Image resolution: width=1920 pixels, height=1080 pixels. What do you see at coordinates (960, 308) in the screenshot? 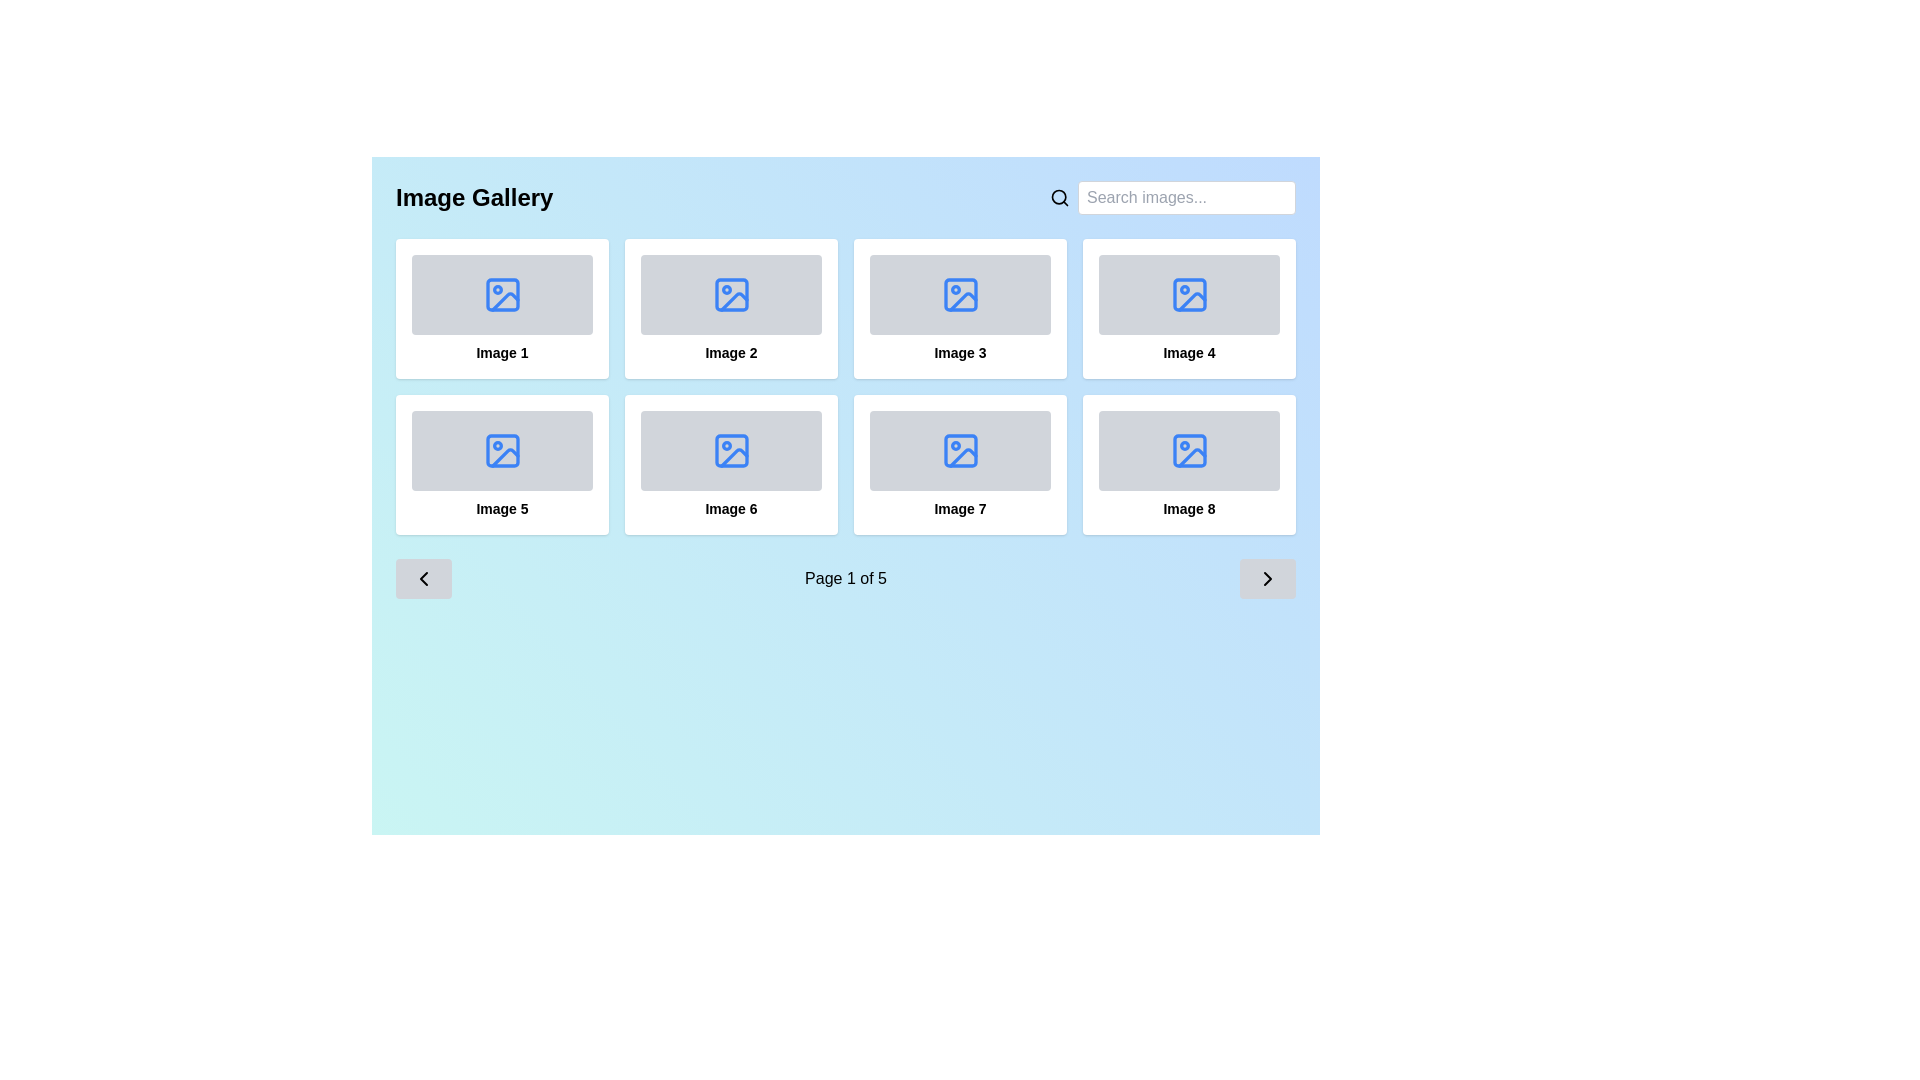
I see `the clickable card labeled 'Image 3' located in the third column of the first row of a 2x4 grid layout` at bounding box center [960, 308].